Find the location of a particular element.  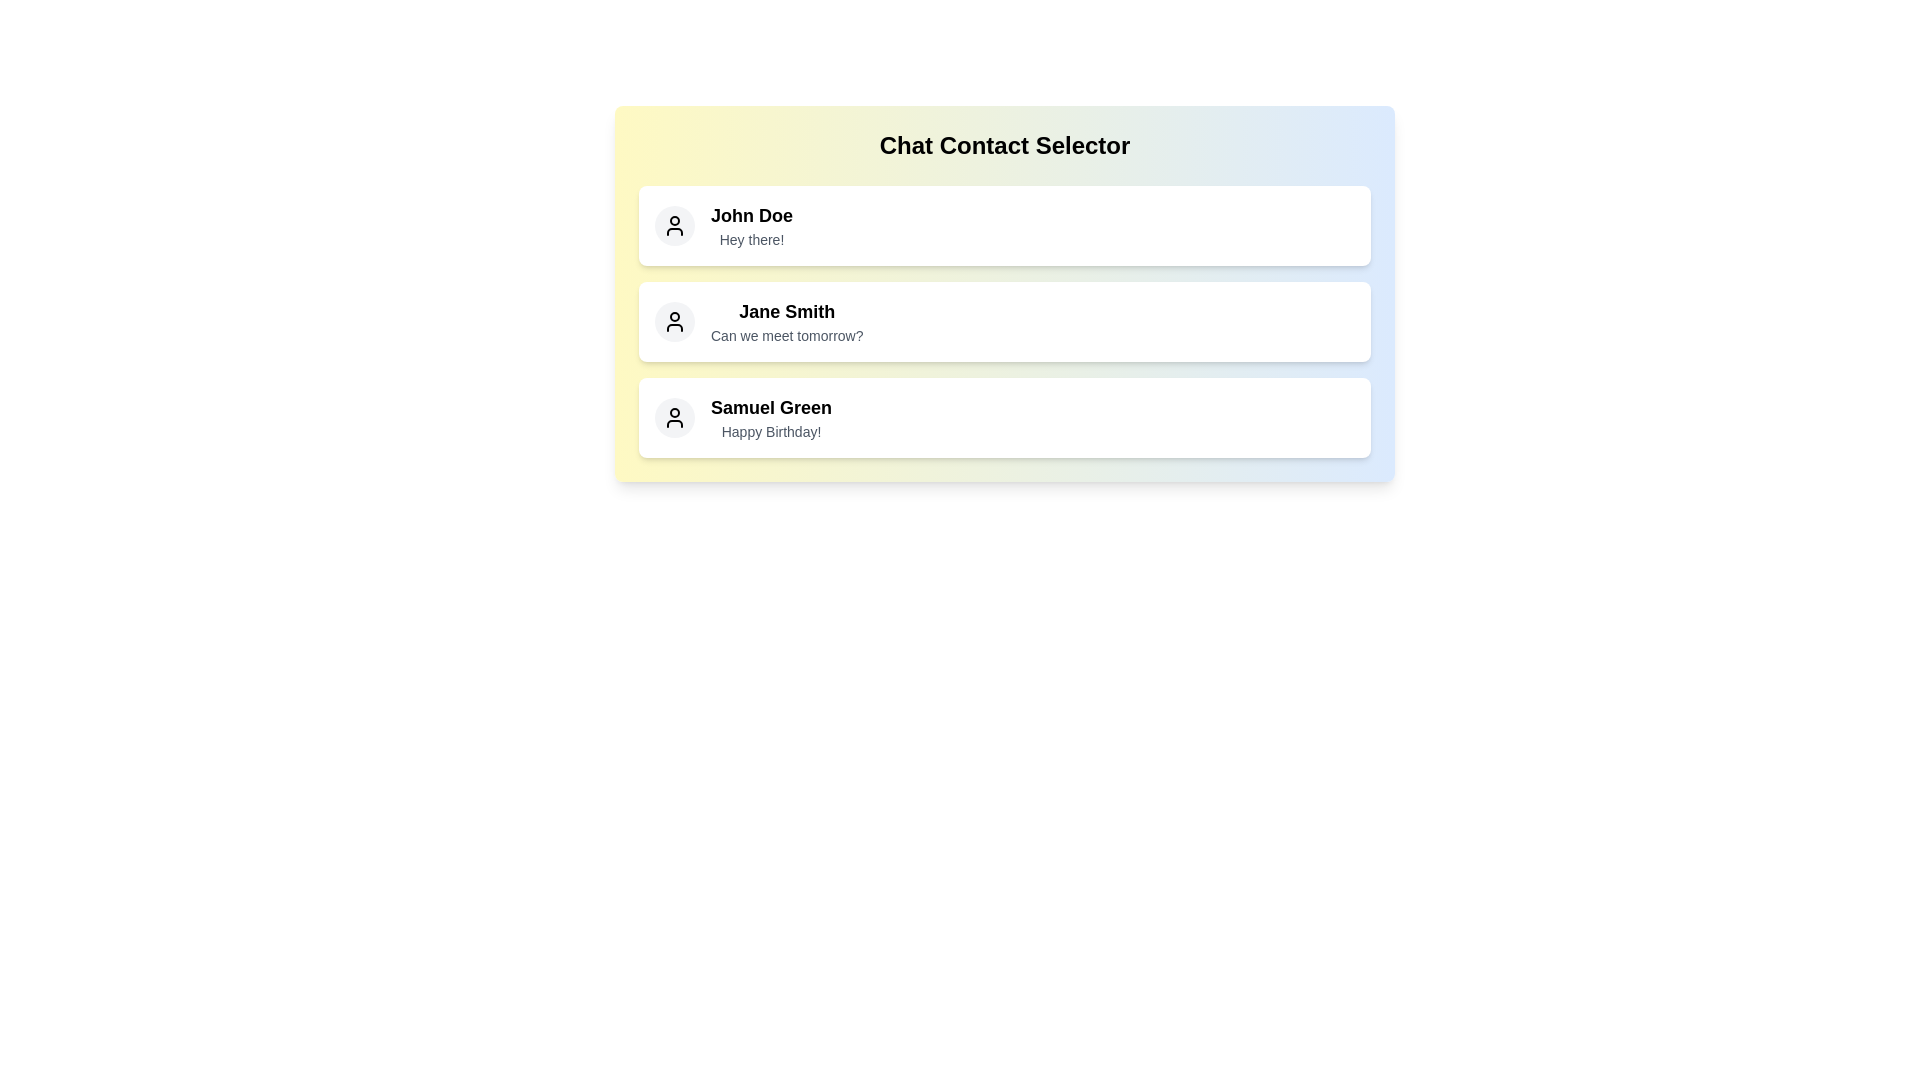

the contact named John Doe to select it is located at coordinates (1004, 225).